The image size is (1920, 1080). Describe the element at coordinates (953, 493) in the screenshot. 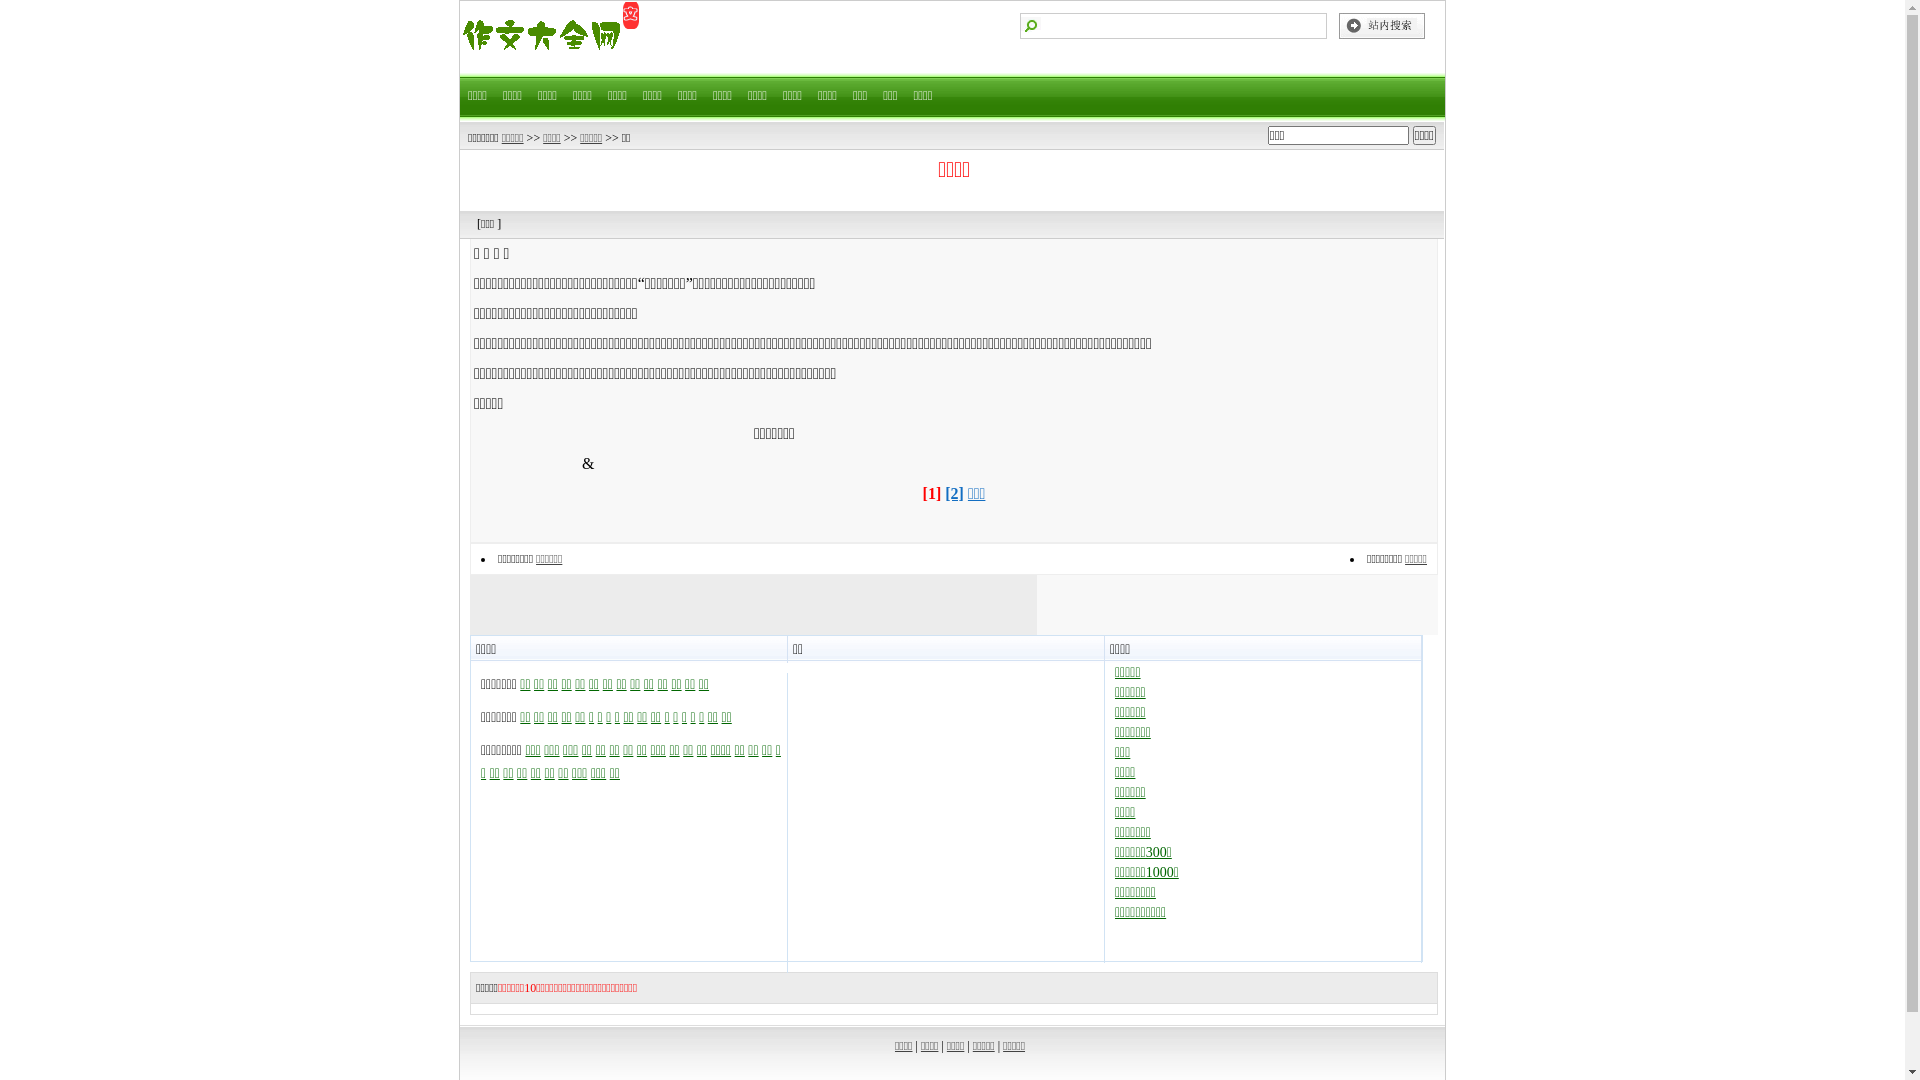

I see `'[2]'` at that location.